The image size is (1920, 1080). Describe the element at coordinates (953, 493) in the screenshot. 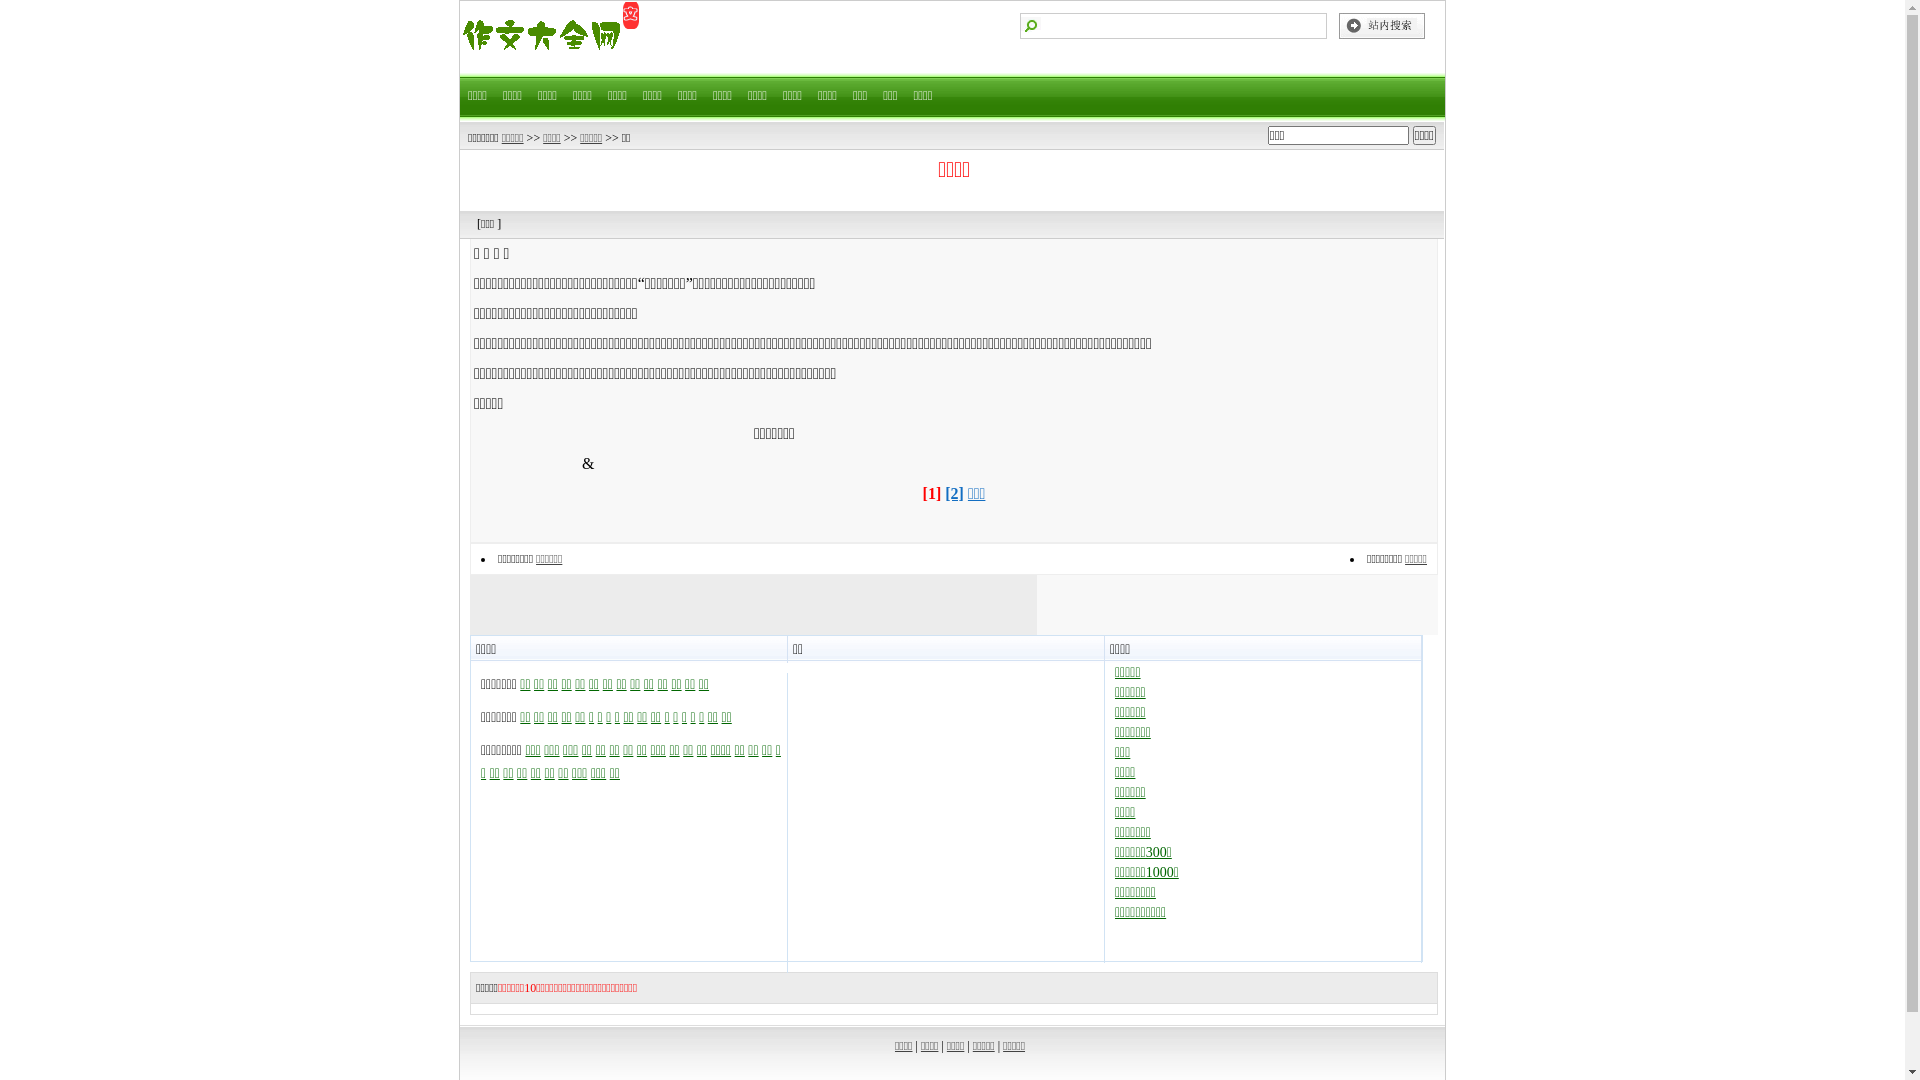

I see `'[2]'` at that location.